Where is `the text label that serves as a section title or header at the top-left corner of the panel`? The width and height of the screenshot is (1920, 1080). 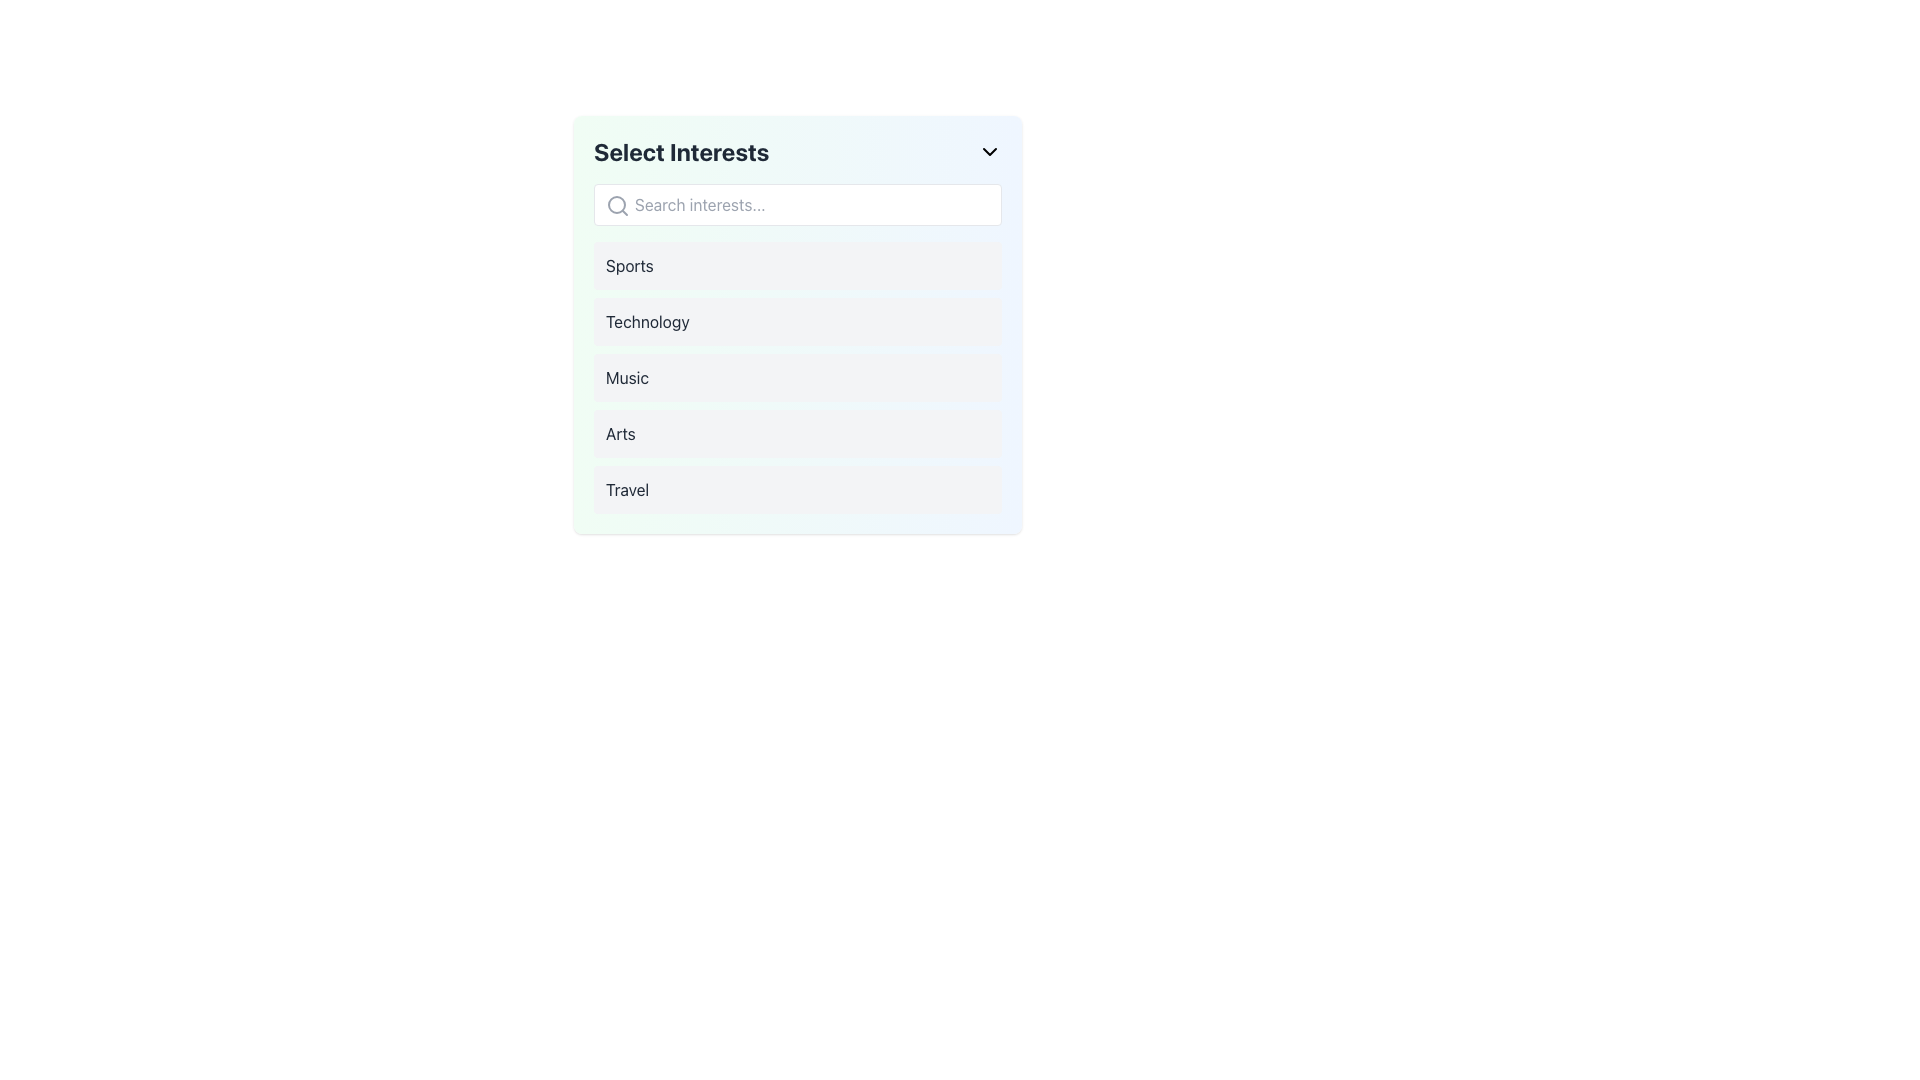 the text label that serves as a section title or header at the top-left corner of the panel is located at coordinates (681, 150).